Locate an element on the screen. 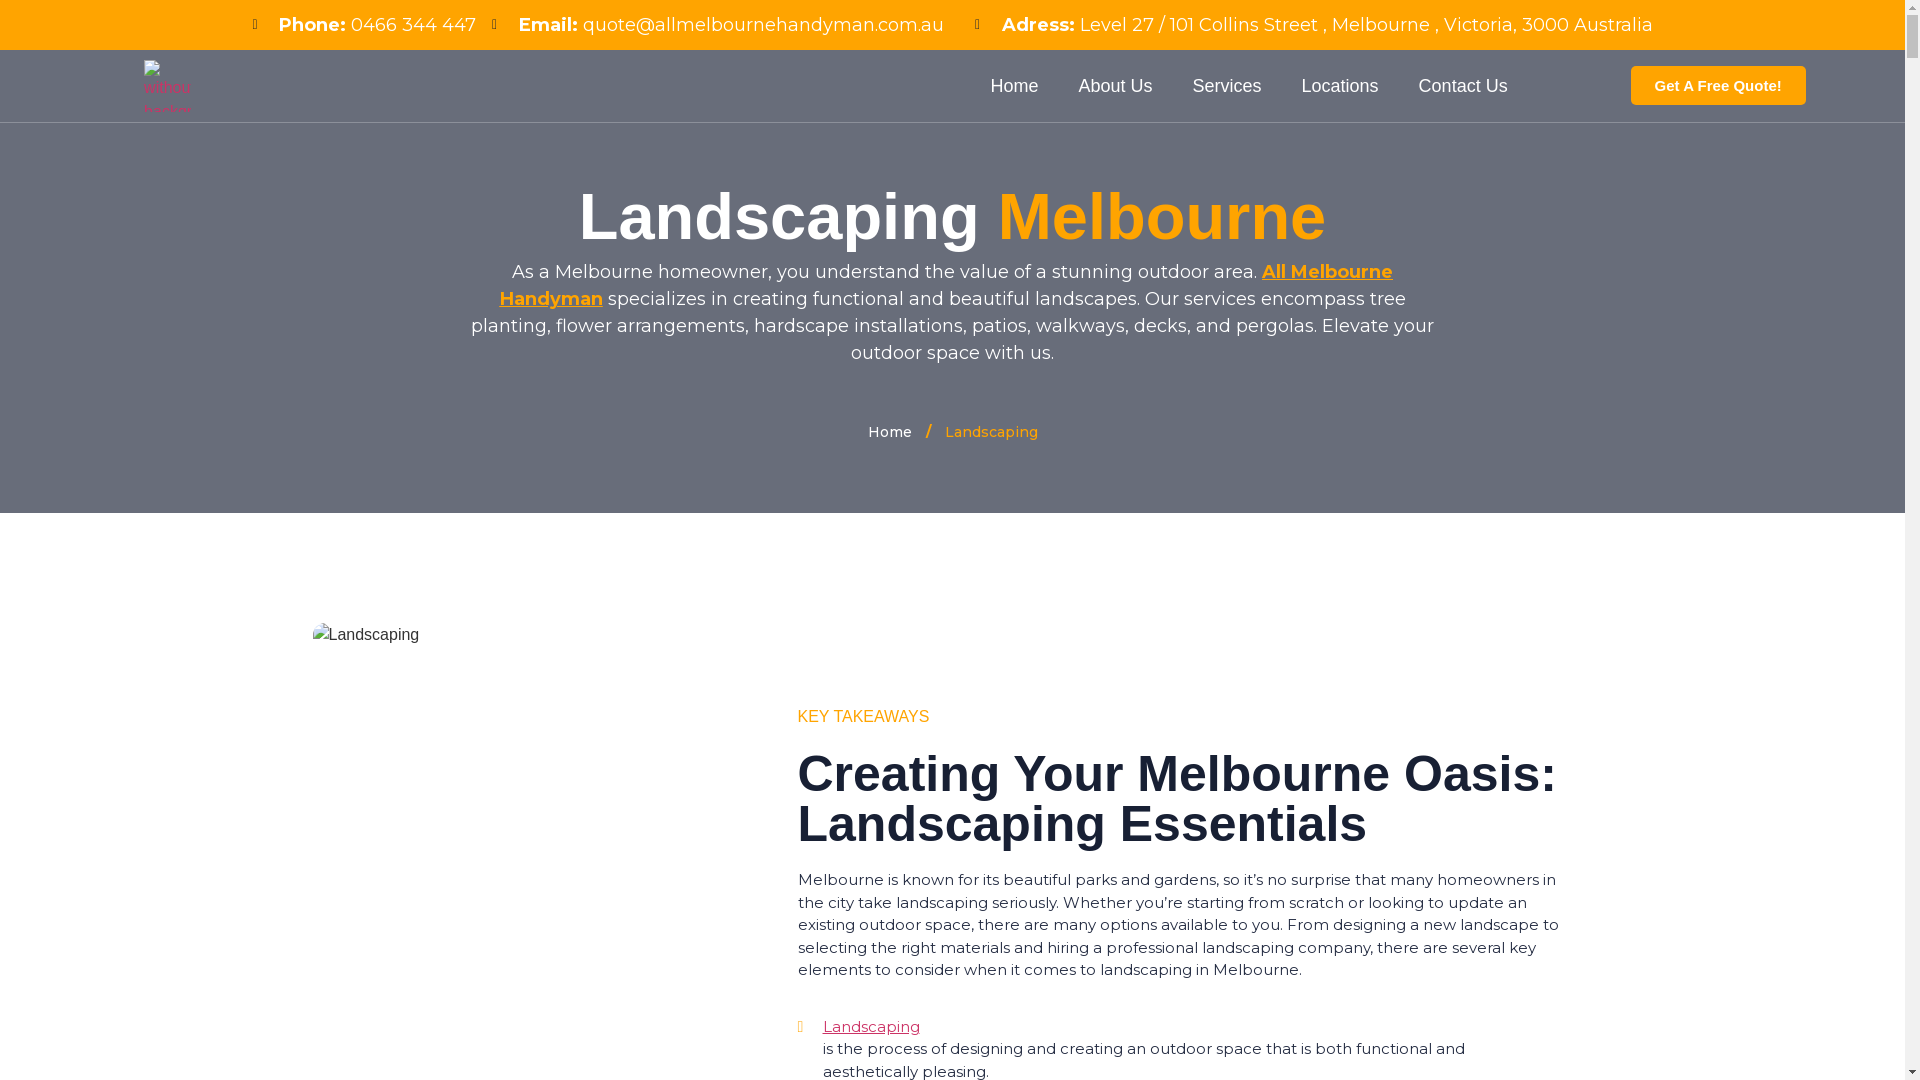 This screenshot has height=1080, width=1920. 'Home' is located at coordinates (1013, 84).